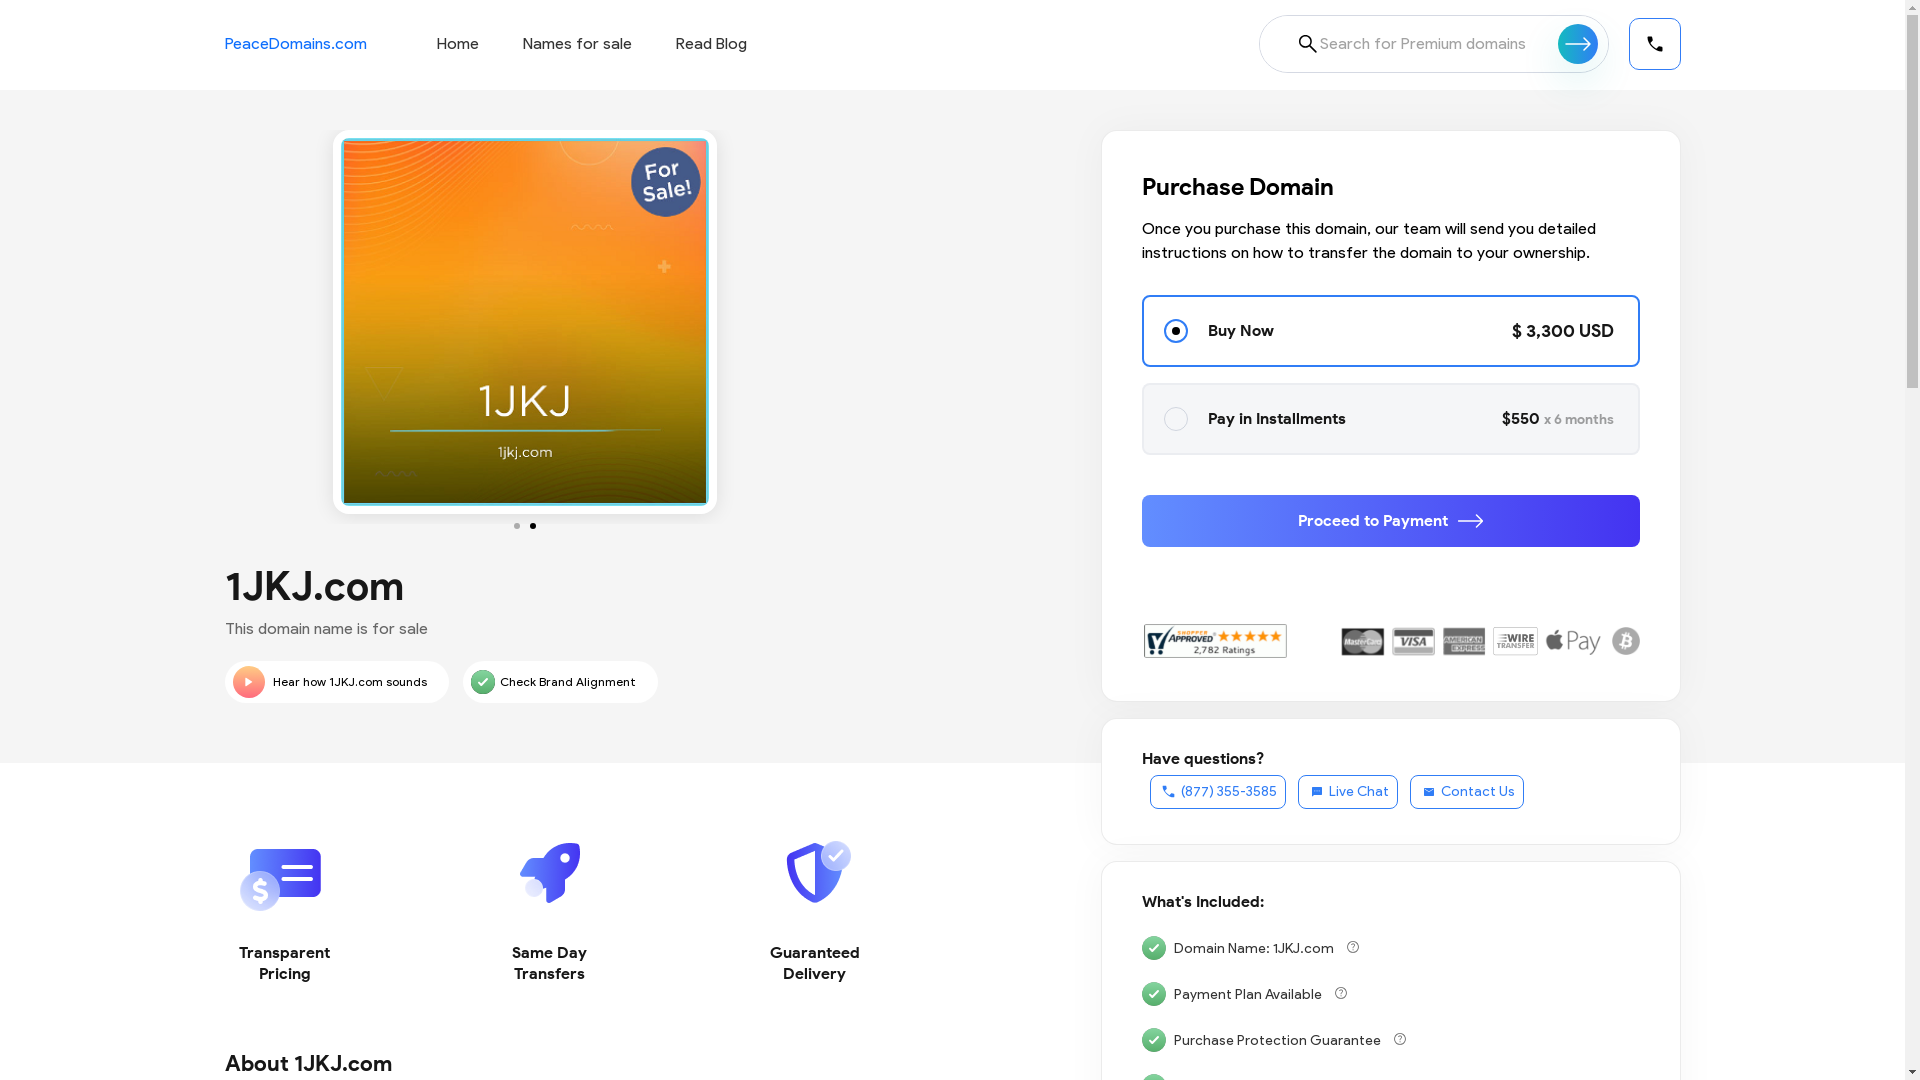  Describe the element at coordinates (575, 43) in the screenshot. I see `'Names for sale'` at that location.